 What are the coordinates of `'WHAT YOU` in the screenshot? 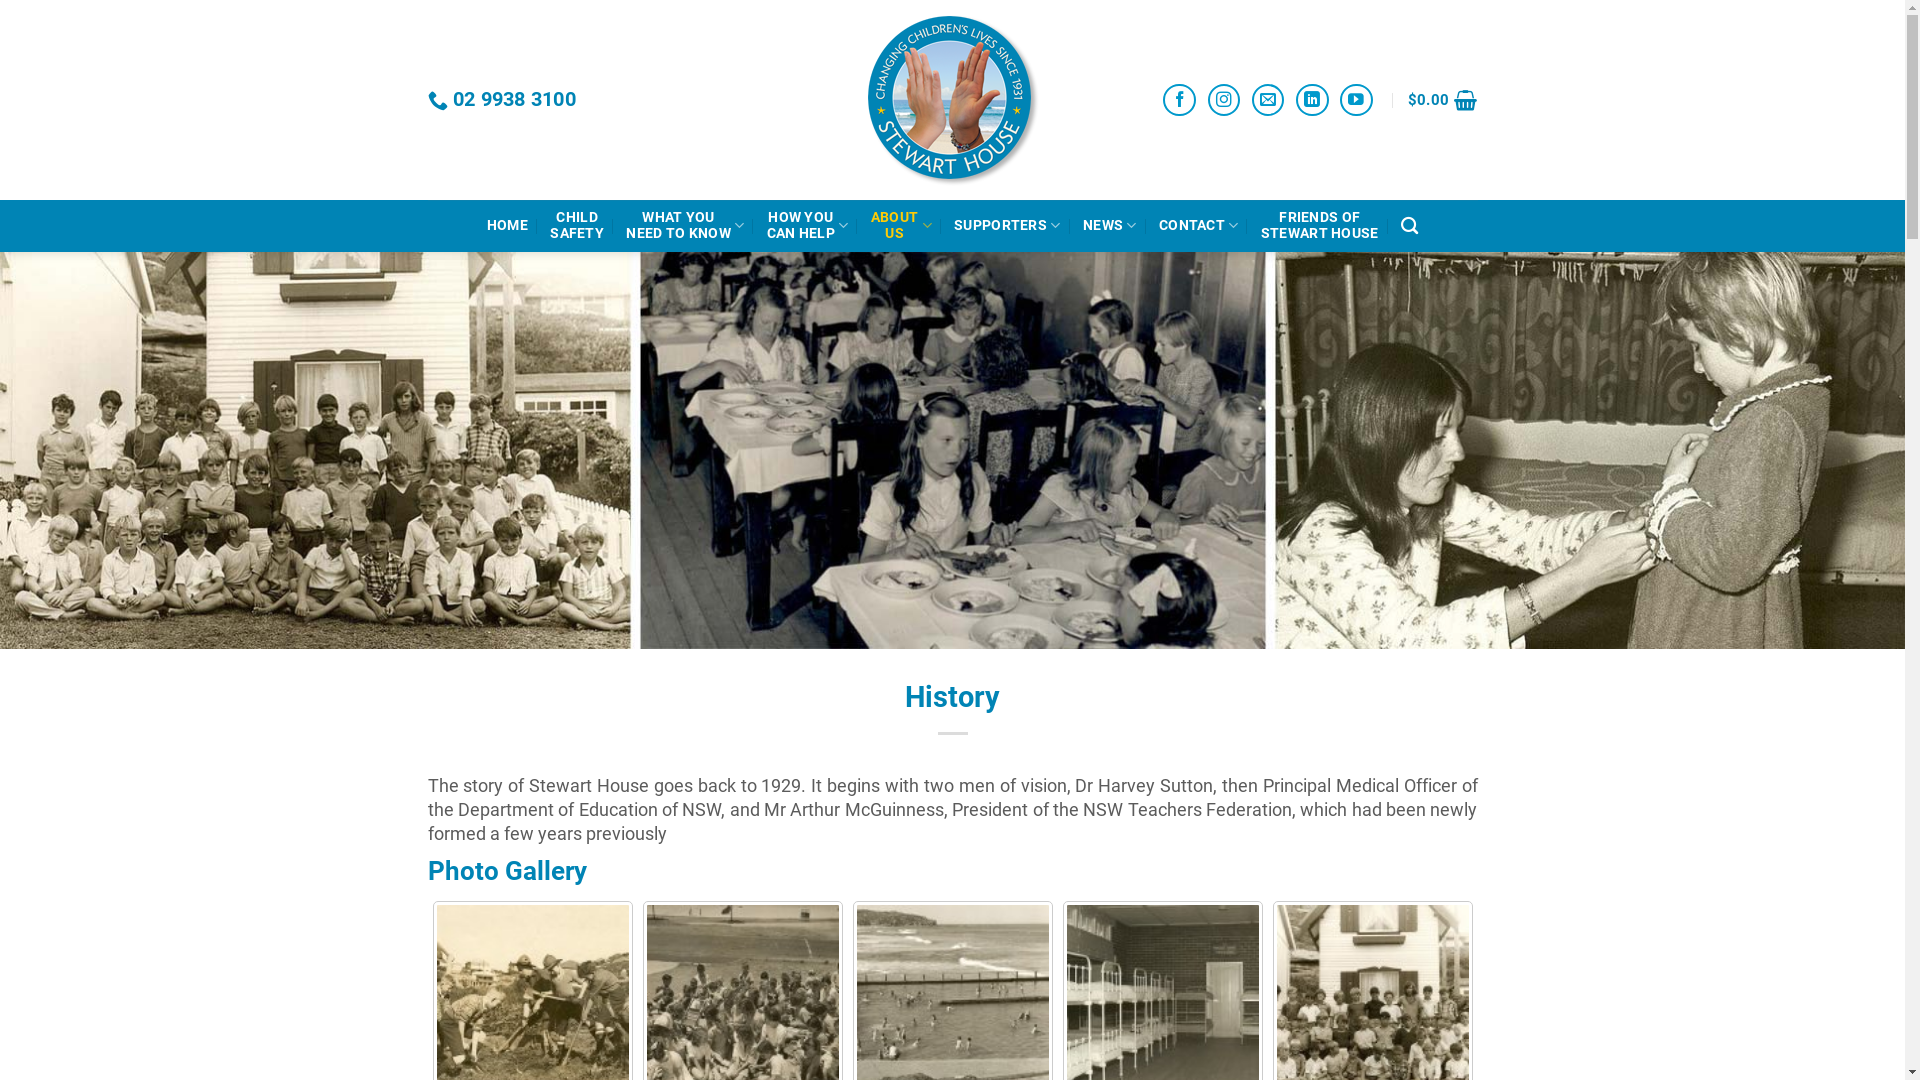 It's located at (624, 225).